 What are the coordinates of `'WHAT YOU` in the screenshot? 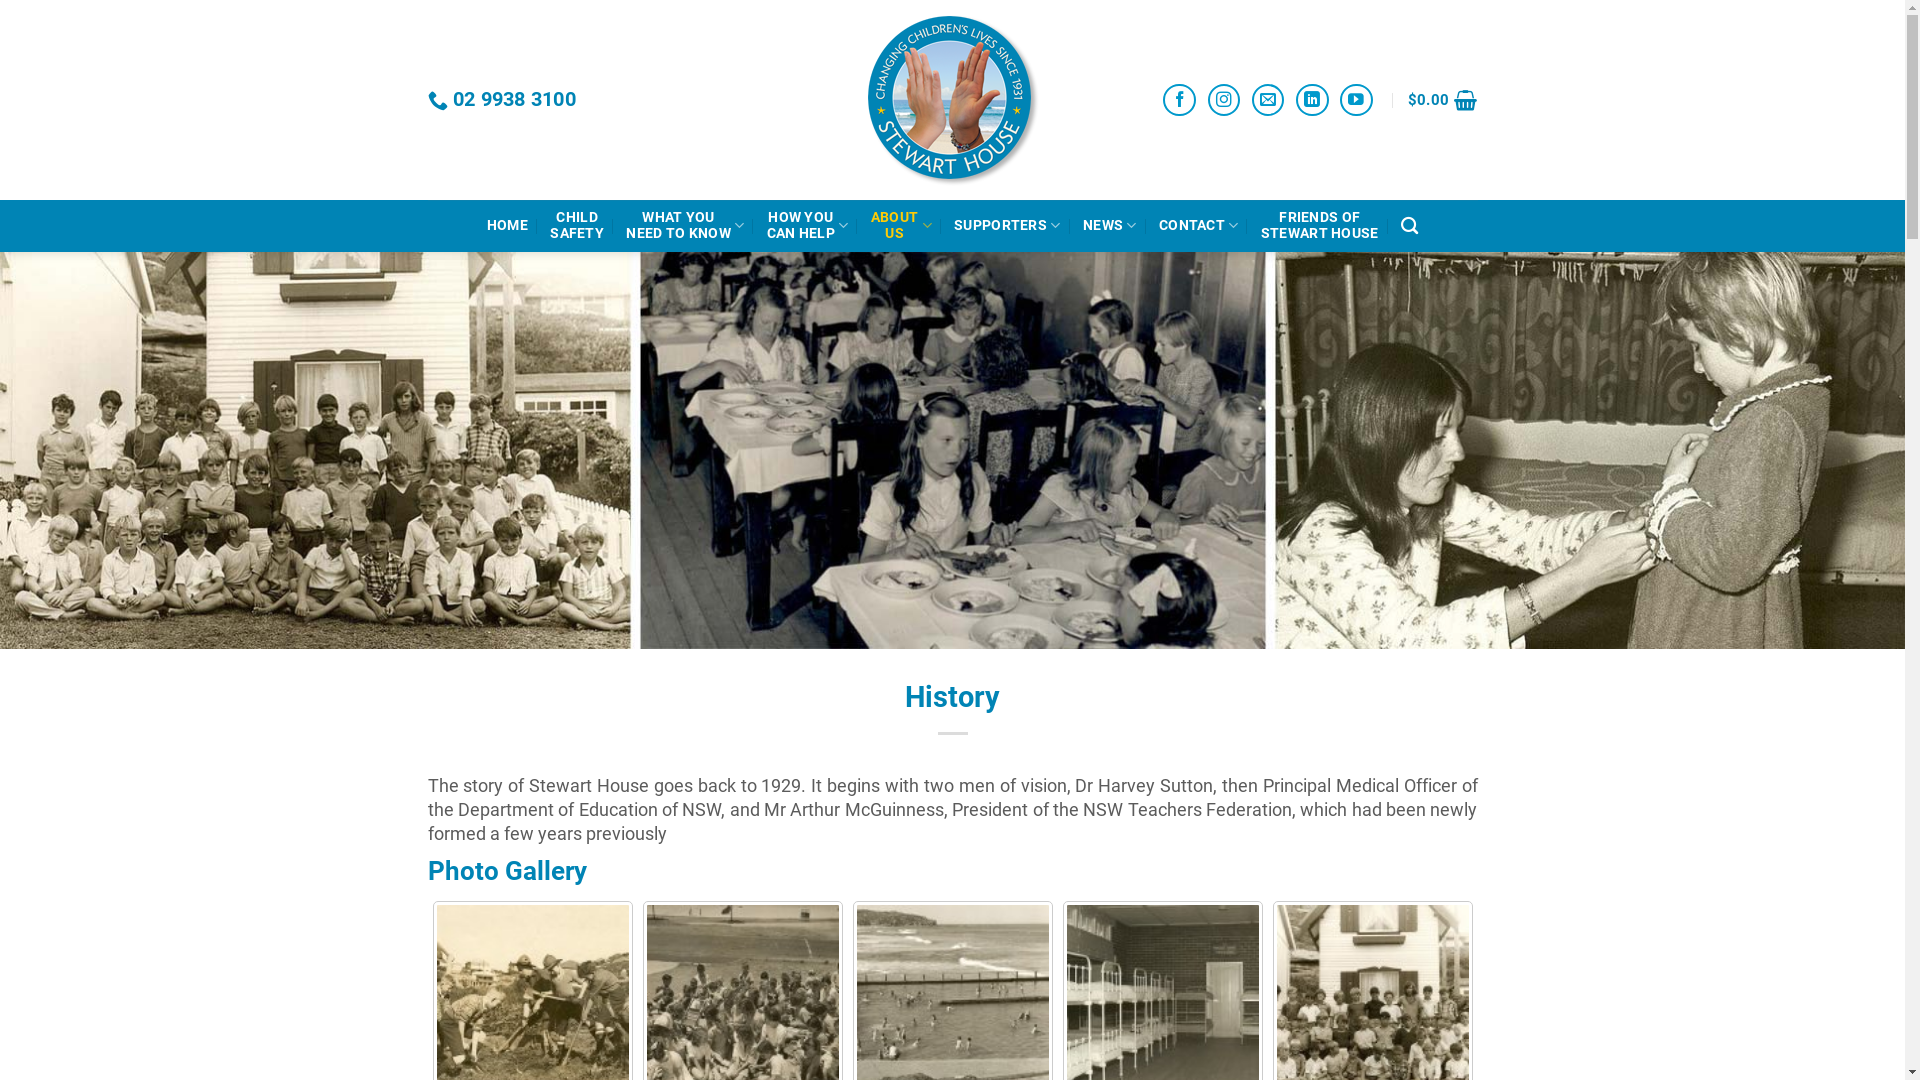 It's located at (624, 225).